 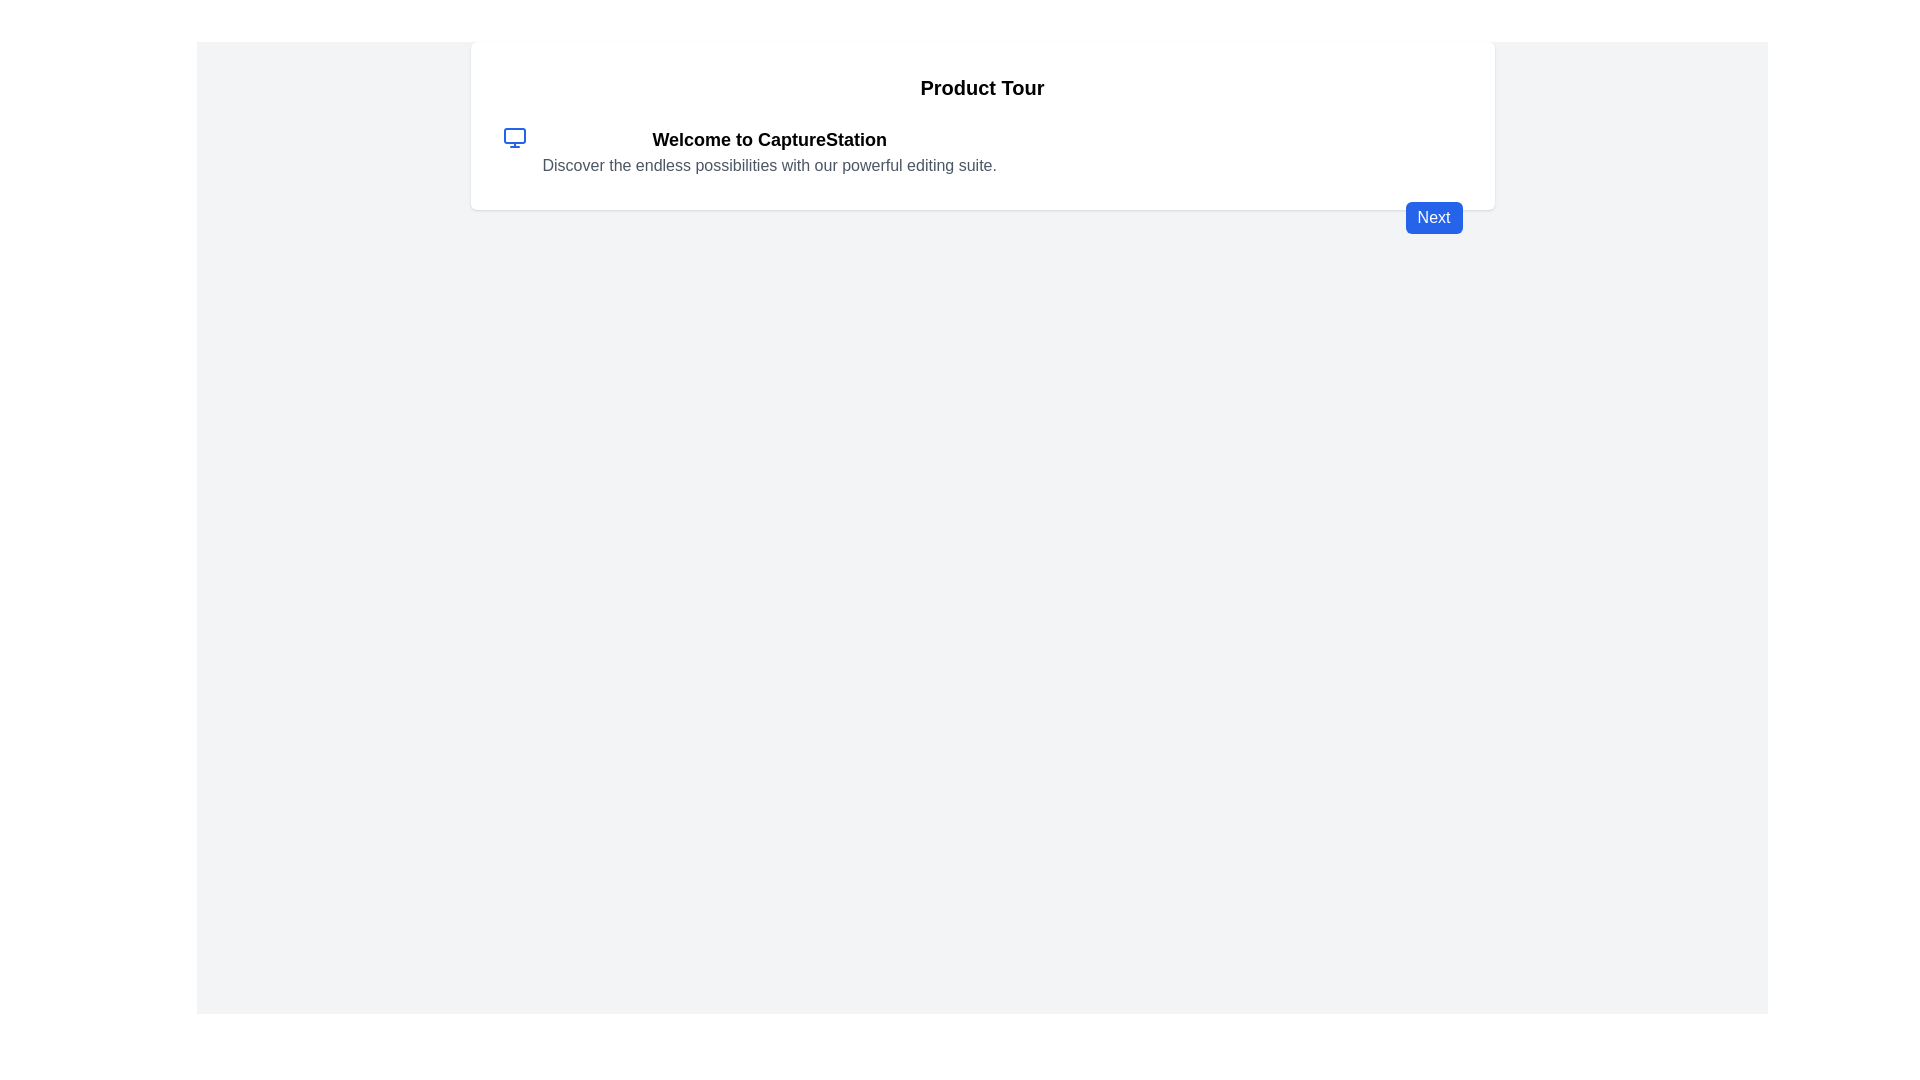 What do you see at coordinates (1433, 218) in the screenshot?
I see `the rectangular blue button labeled 'Next' with white bold text to observe the hover effect` at bounding box center [1433, 218].